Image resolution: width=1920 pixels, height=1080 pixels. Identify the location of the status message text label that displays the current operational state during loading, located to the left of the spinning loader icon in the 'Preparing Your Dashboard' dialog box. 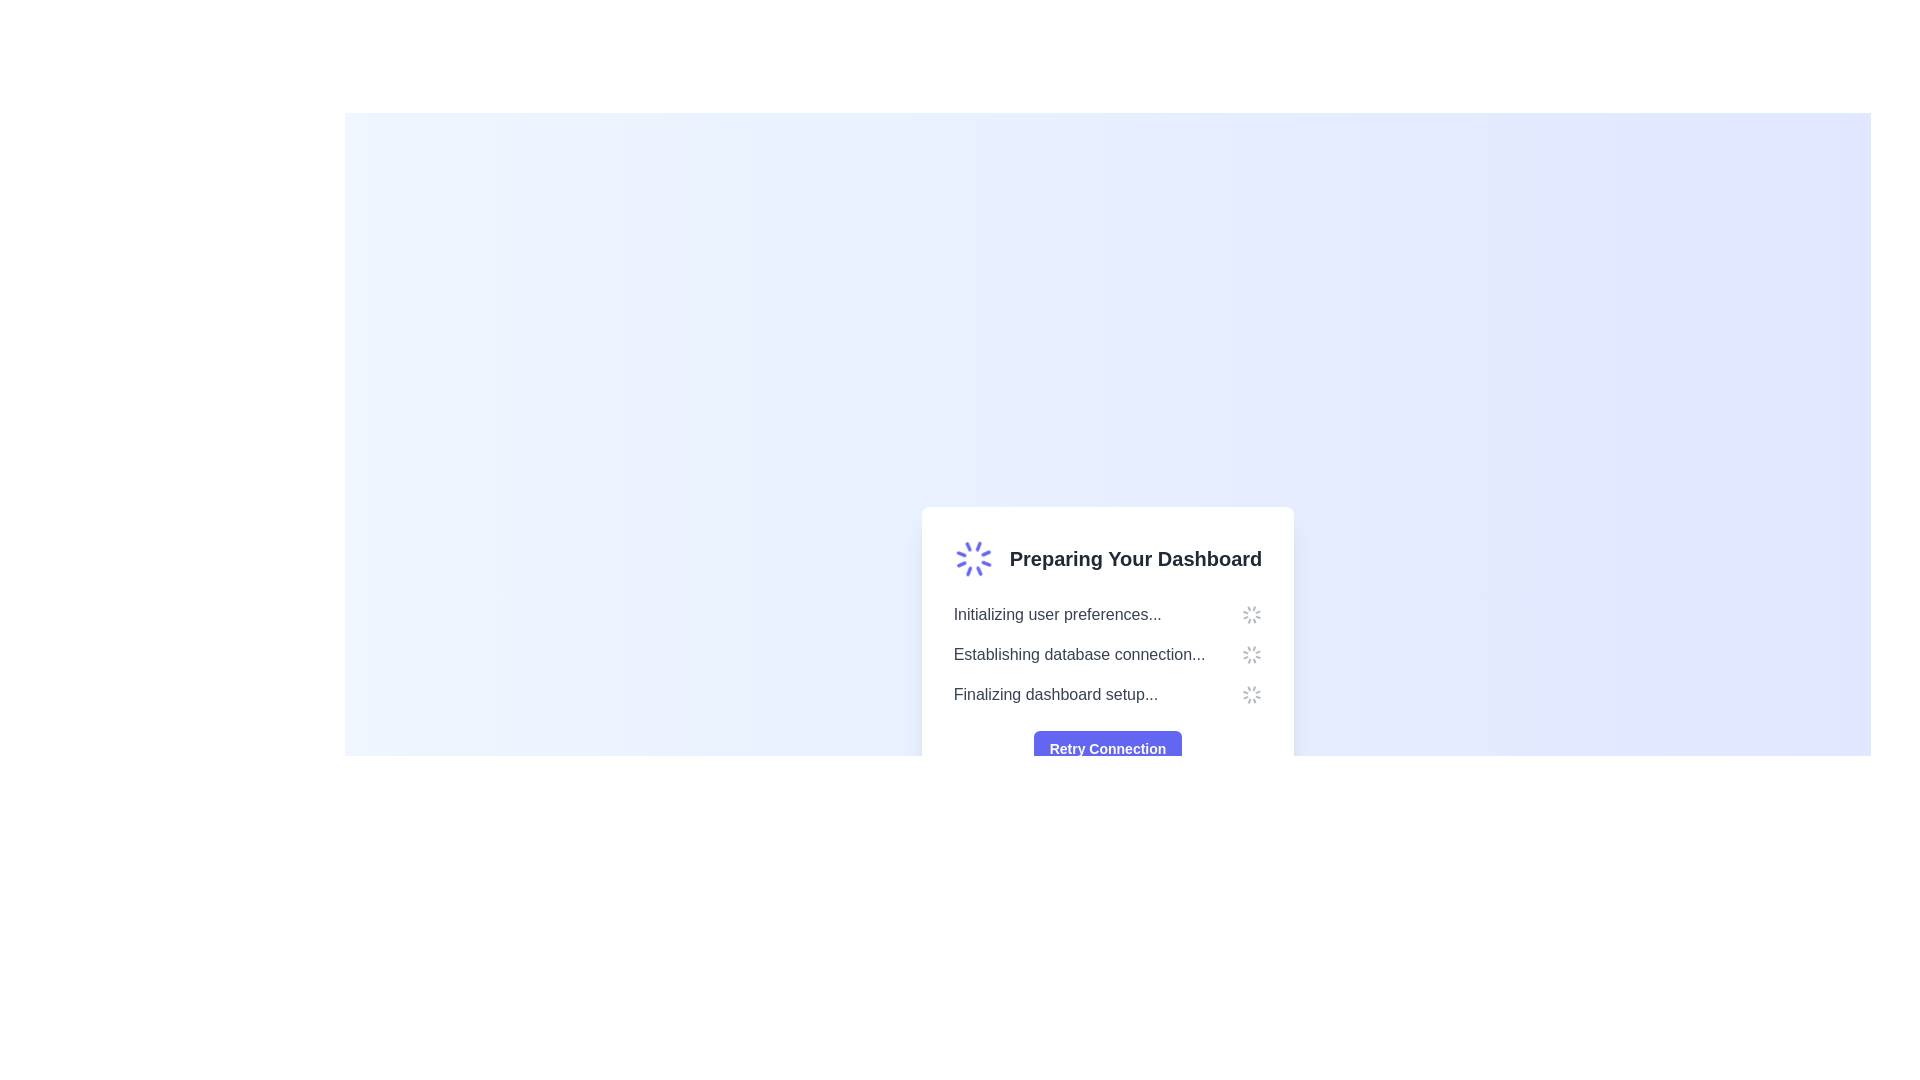
(1056, 613).